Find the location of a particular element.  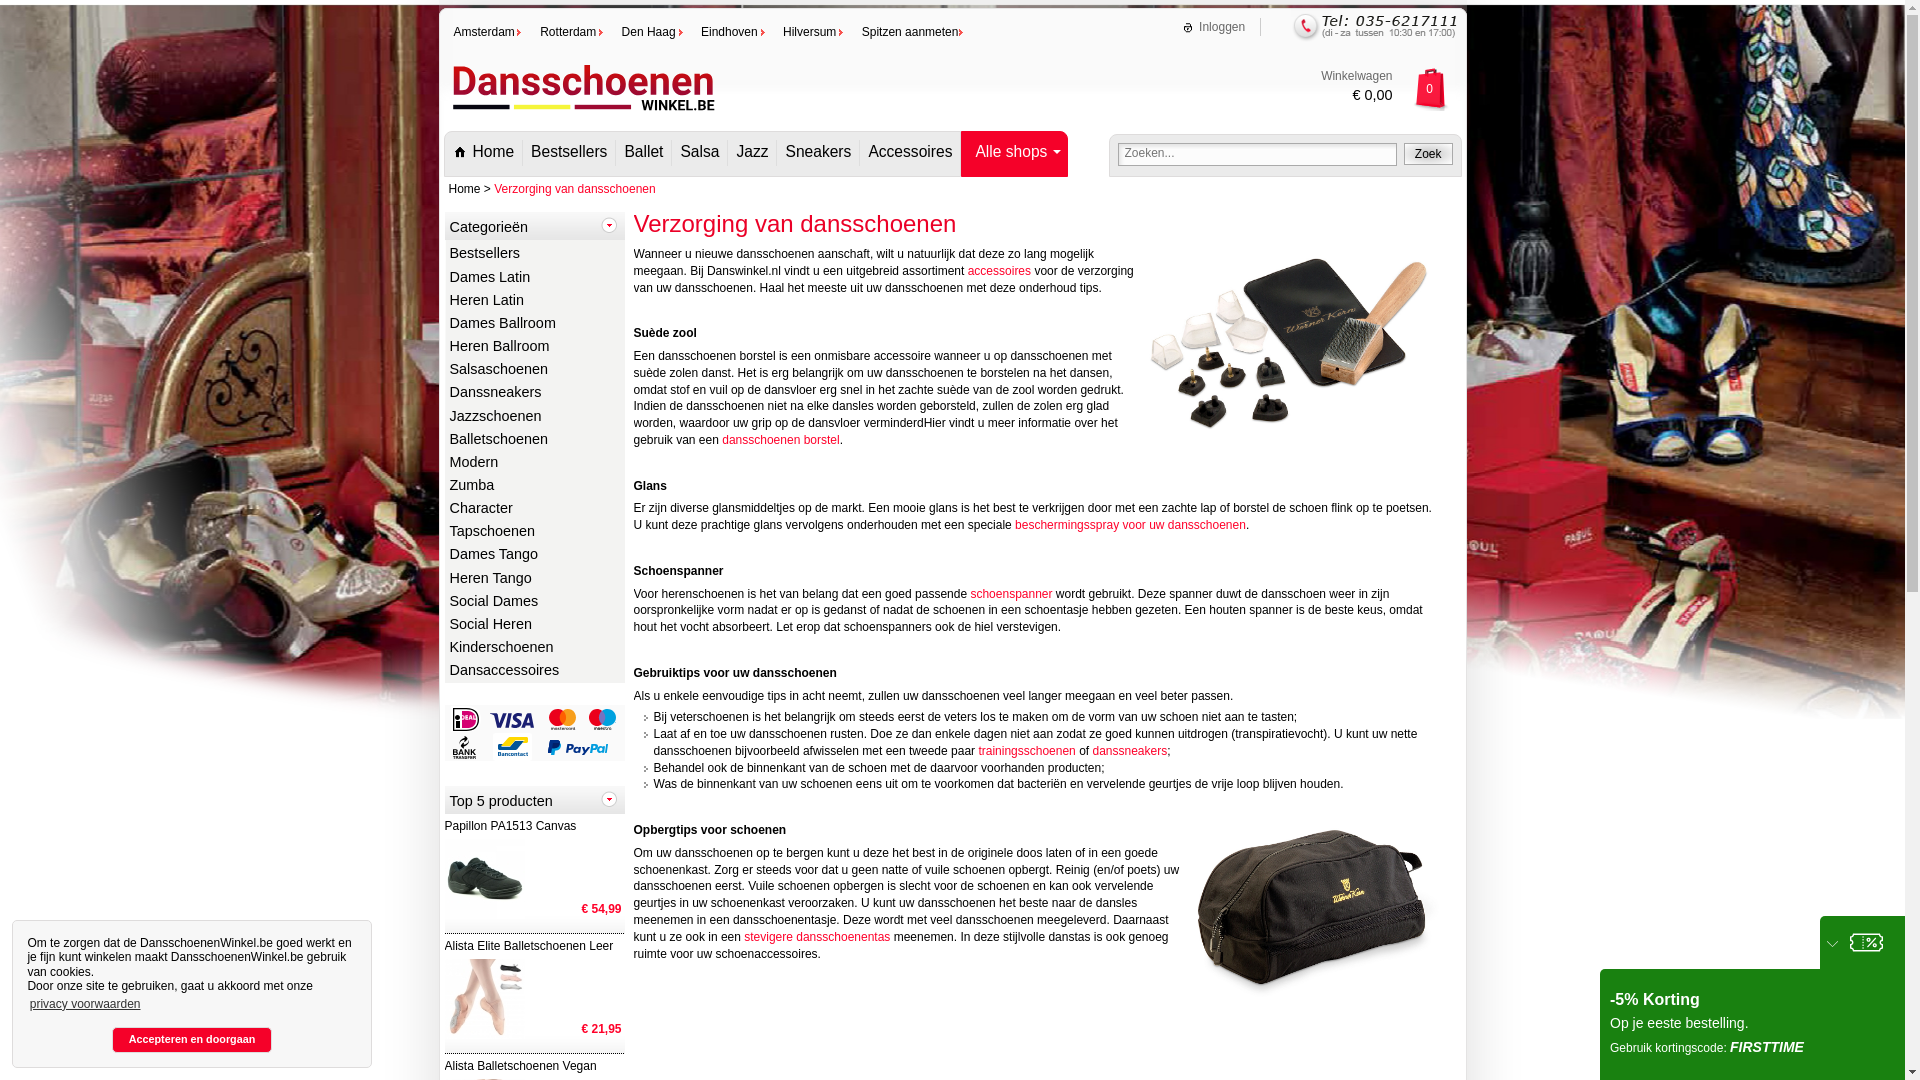

'Dames Tango' is located at coordinates (533, 555).